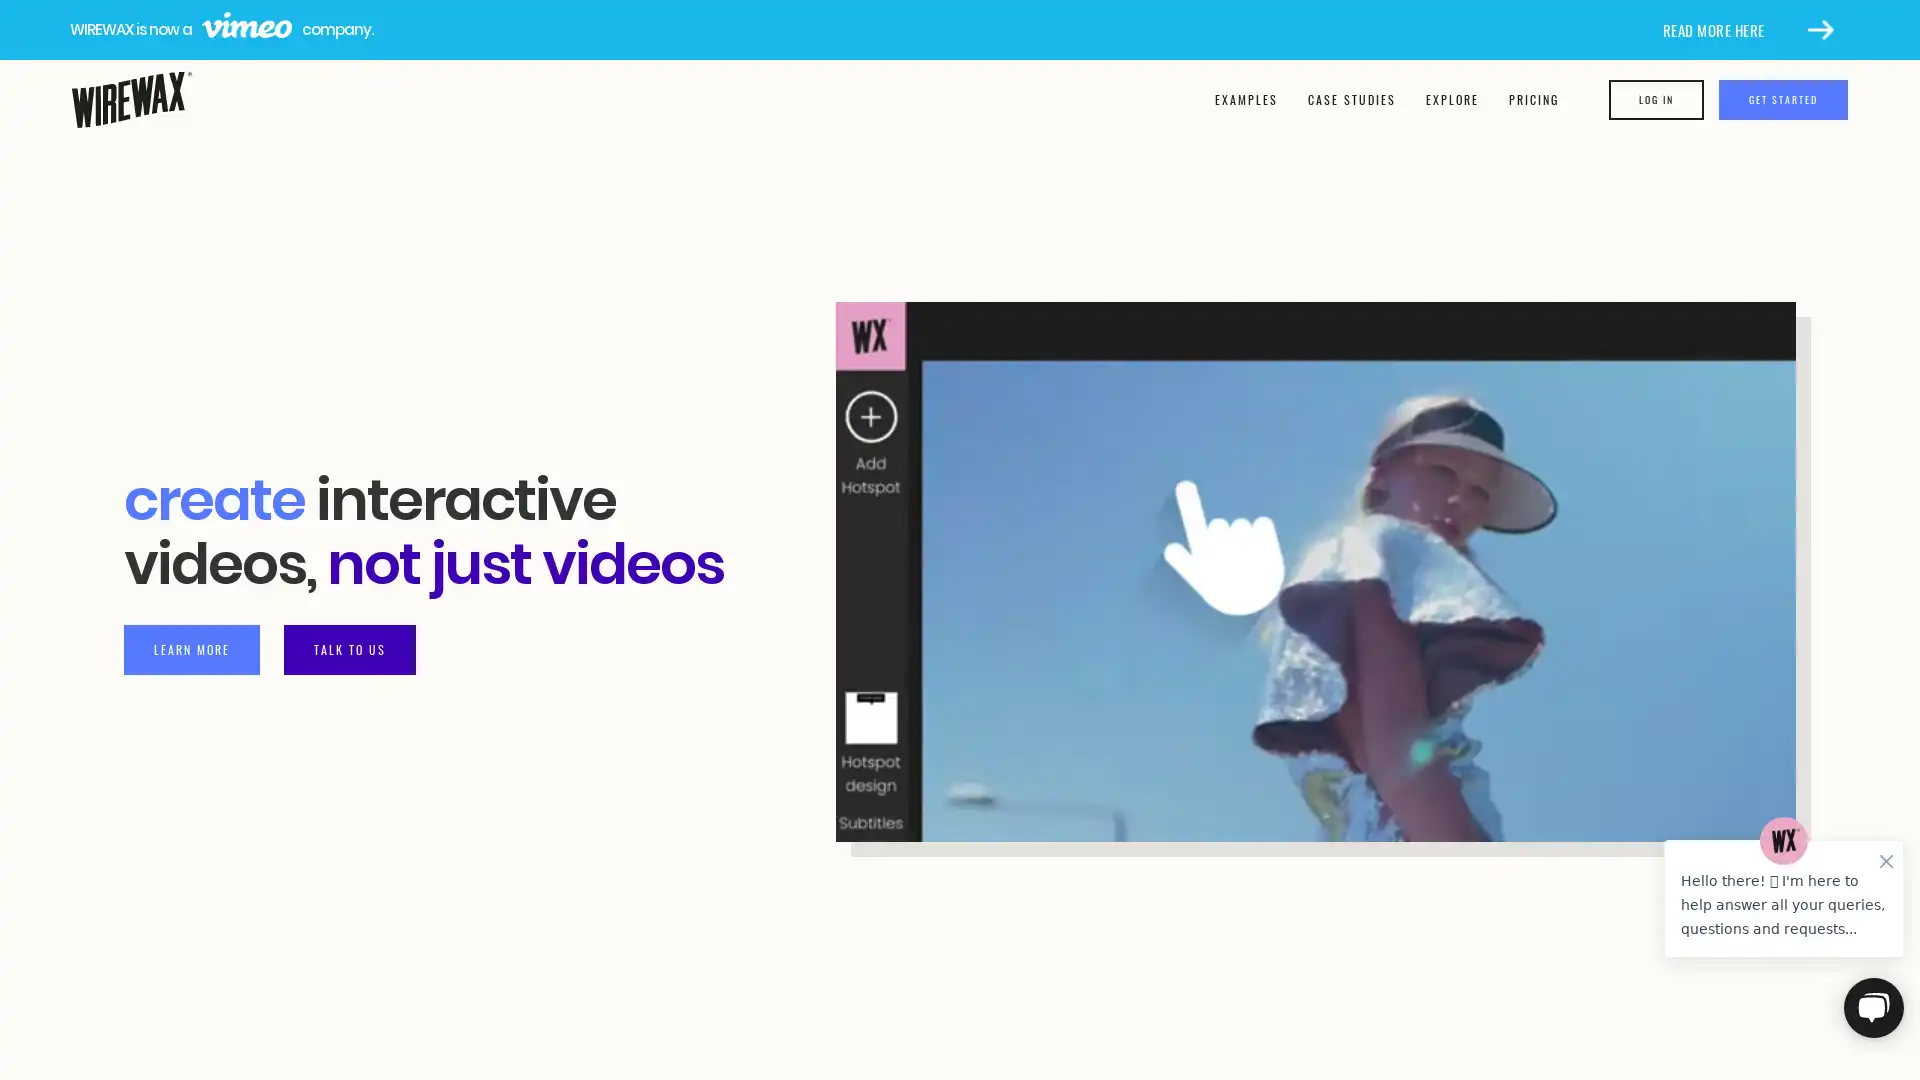  What do you see at coordinates (1785, 100) in the screenshot?
I see `GET STARTED` at bounding box center [1785, 100].